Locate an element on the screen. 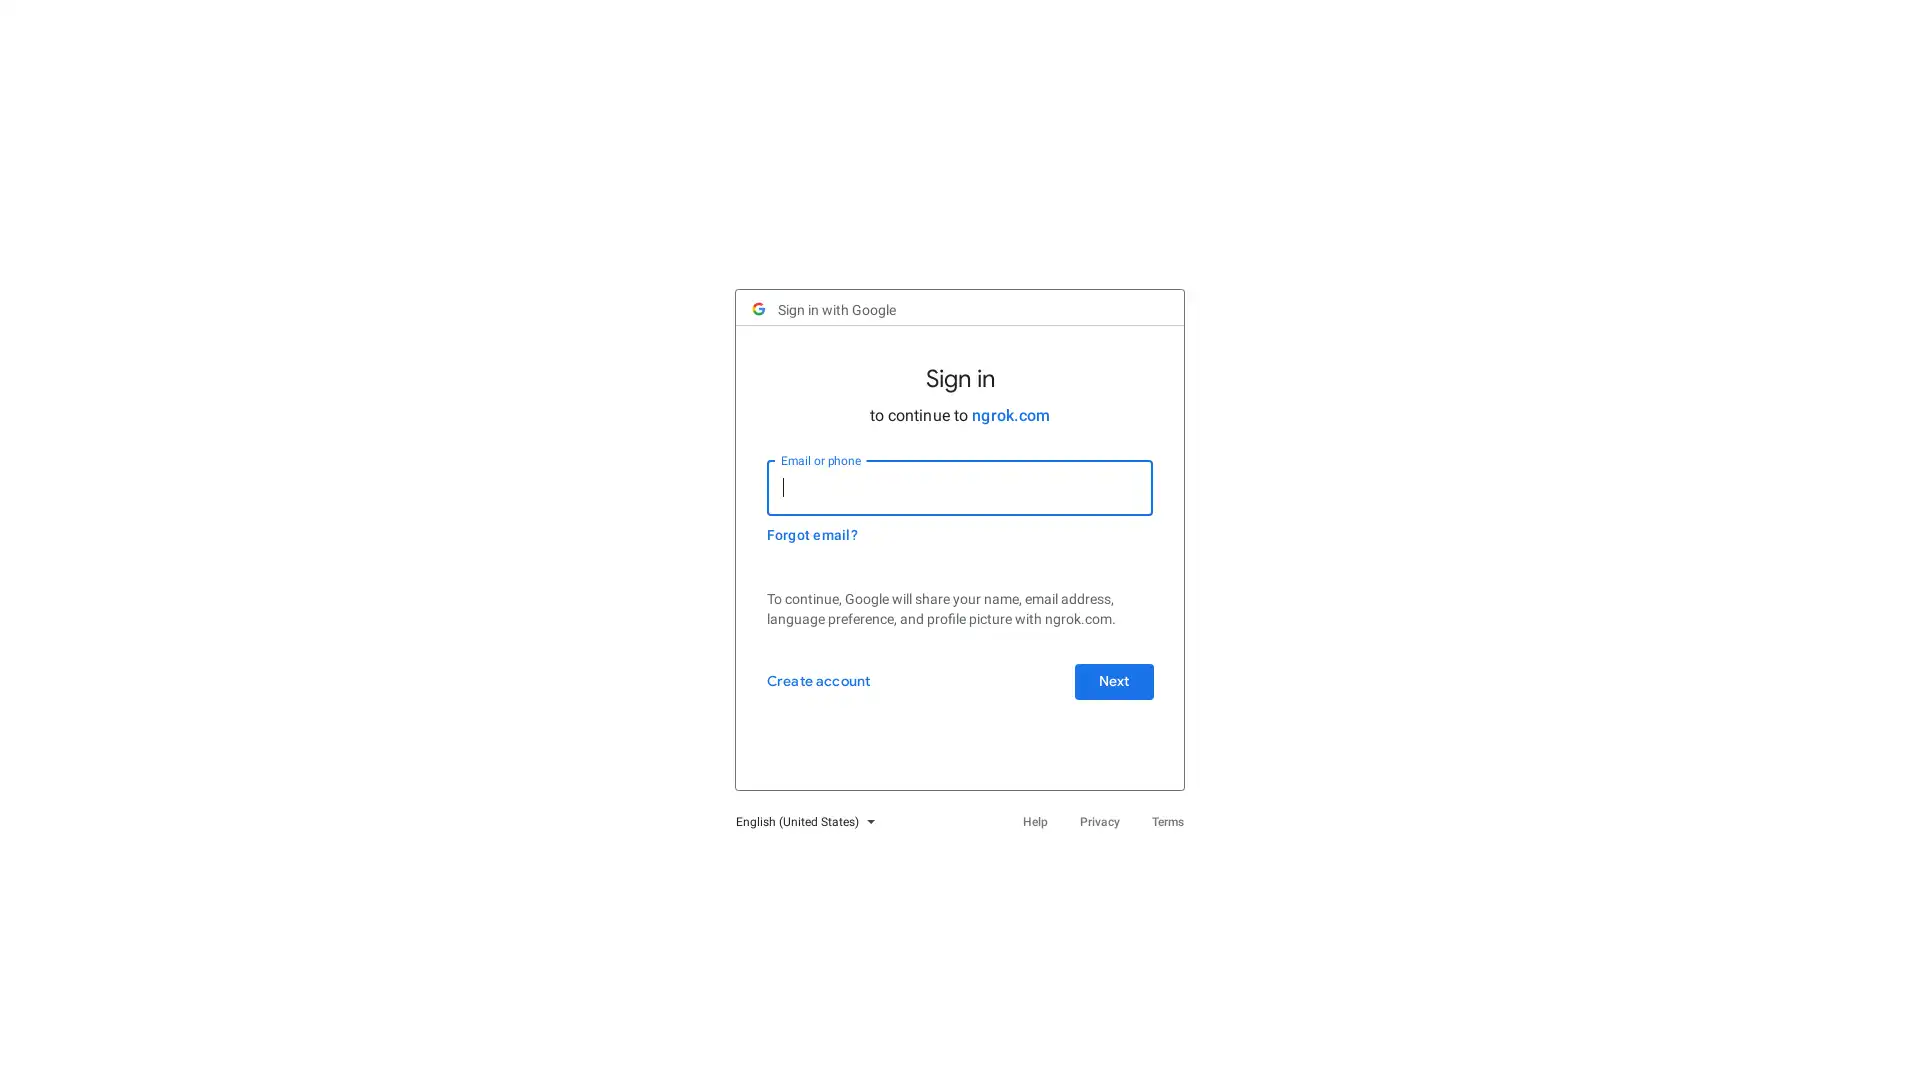 The width and height of the screenshot is (1920, 1080). Forgot email? is located at coordinates (821, 547).